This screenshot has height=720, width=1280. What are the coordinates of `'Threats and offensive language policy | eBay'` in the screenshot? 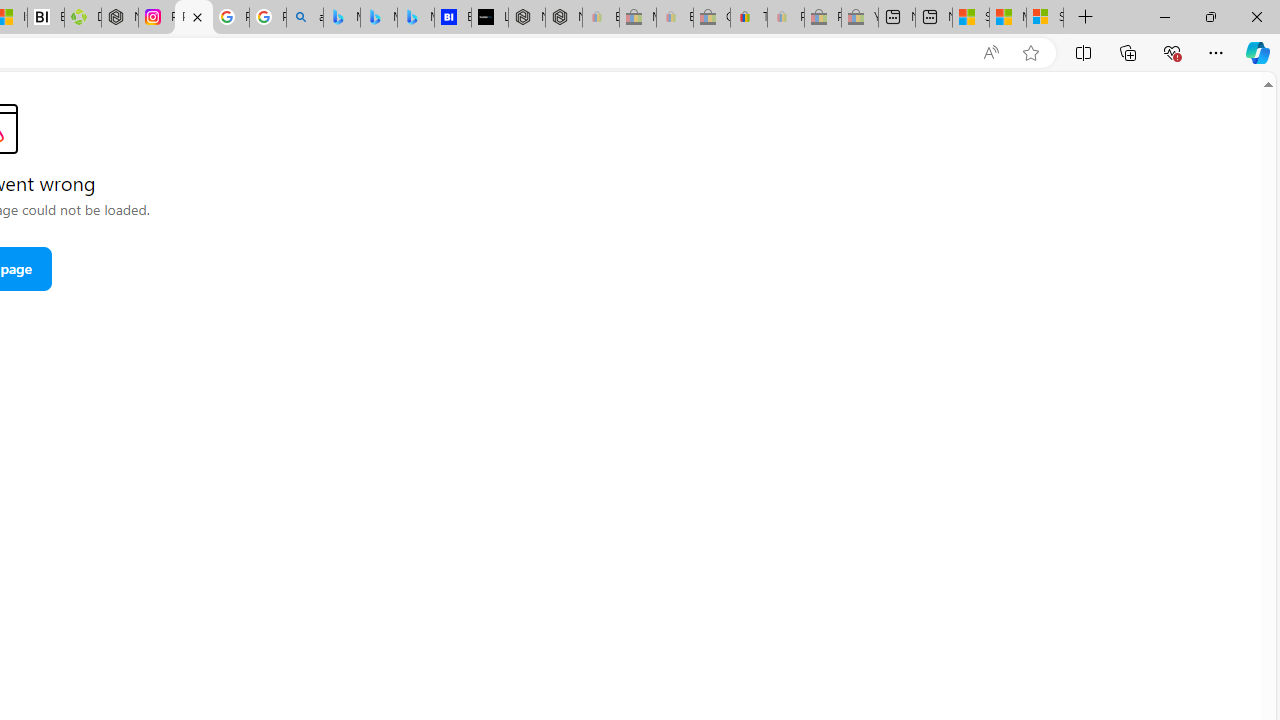 It's located at (747, 17).